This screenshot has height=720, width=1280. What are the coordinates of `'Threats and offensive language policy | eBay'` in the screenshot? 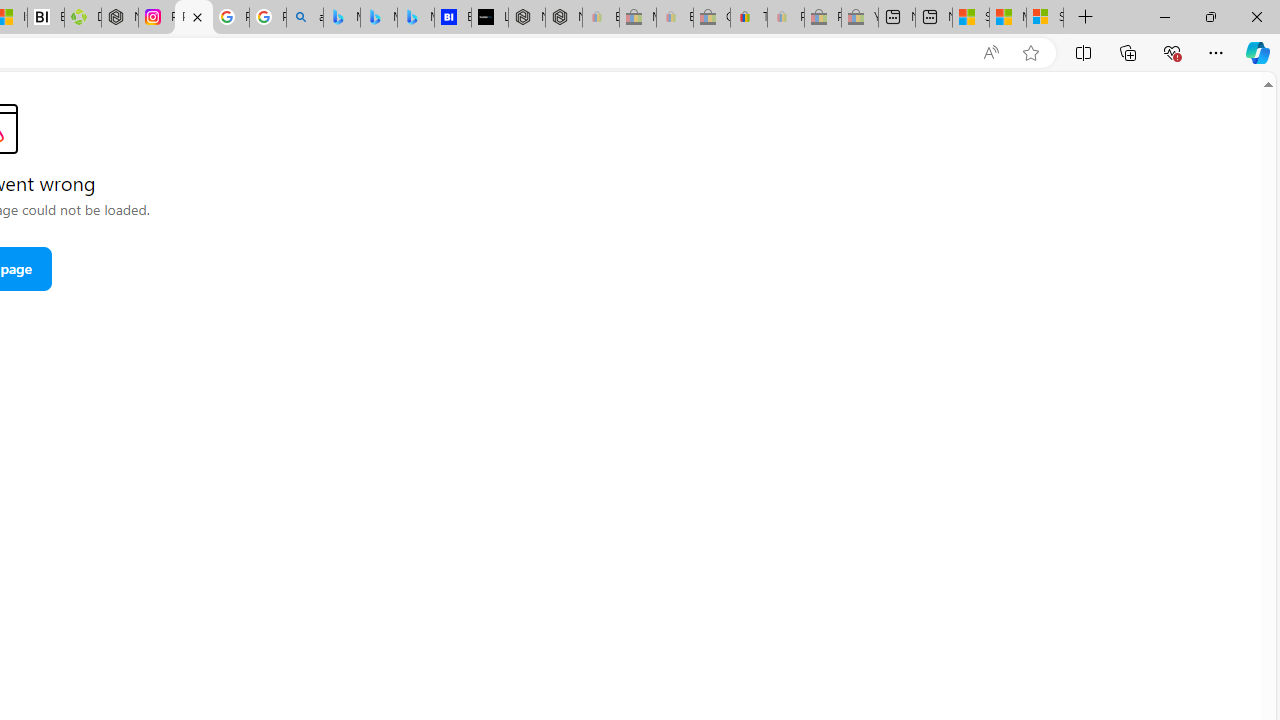 It's located at (747, 17).